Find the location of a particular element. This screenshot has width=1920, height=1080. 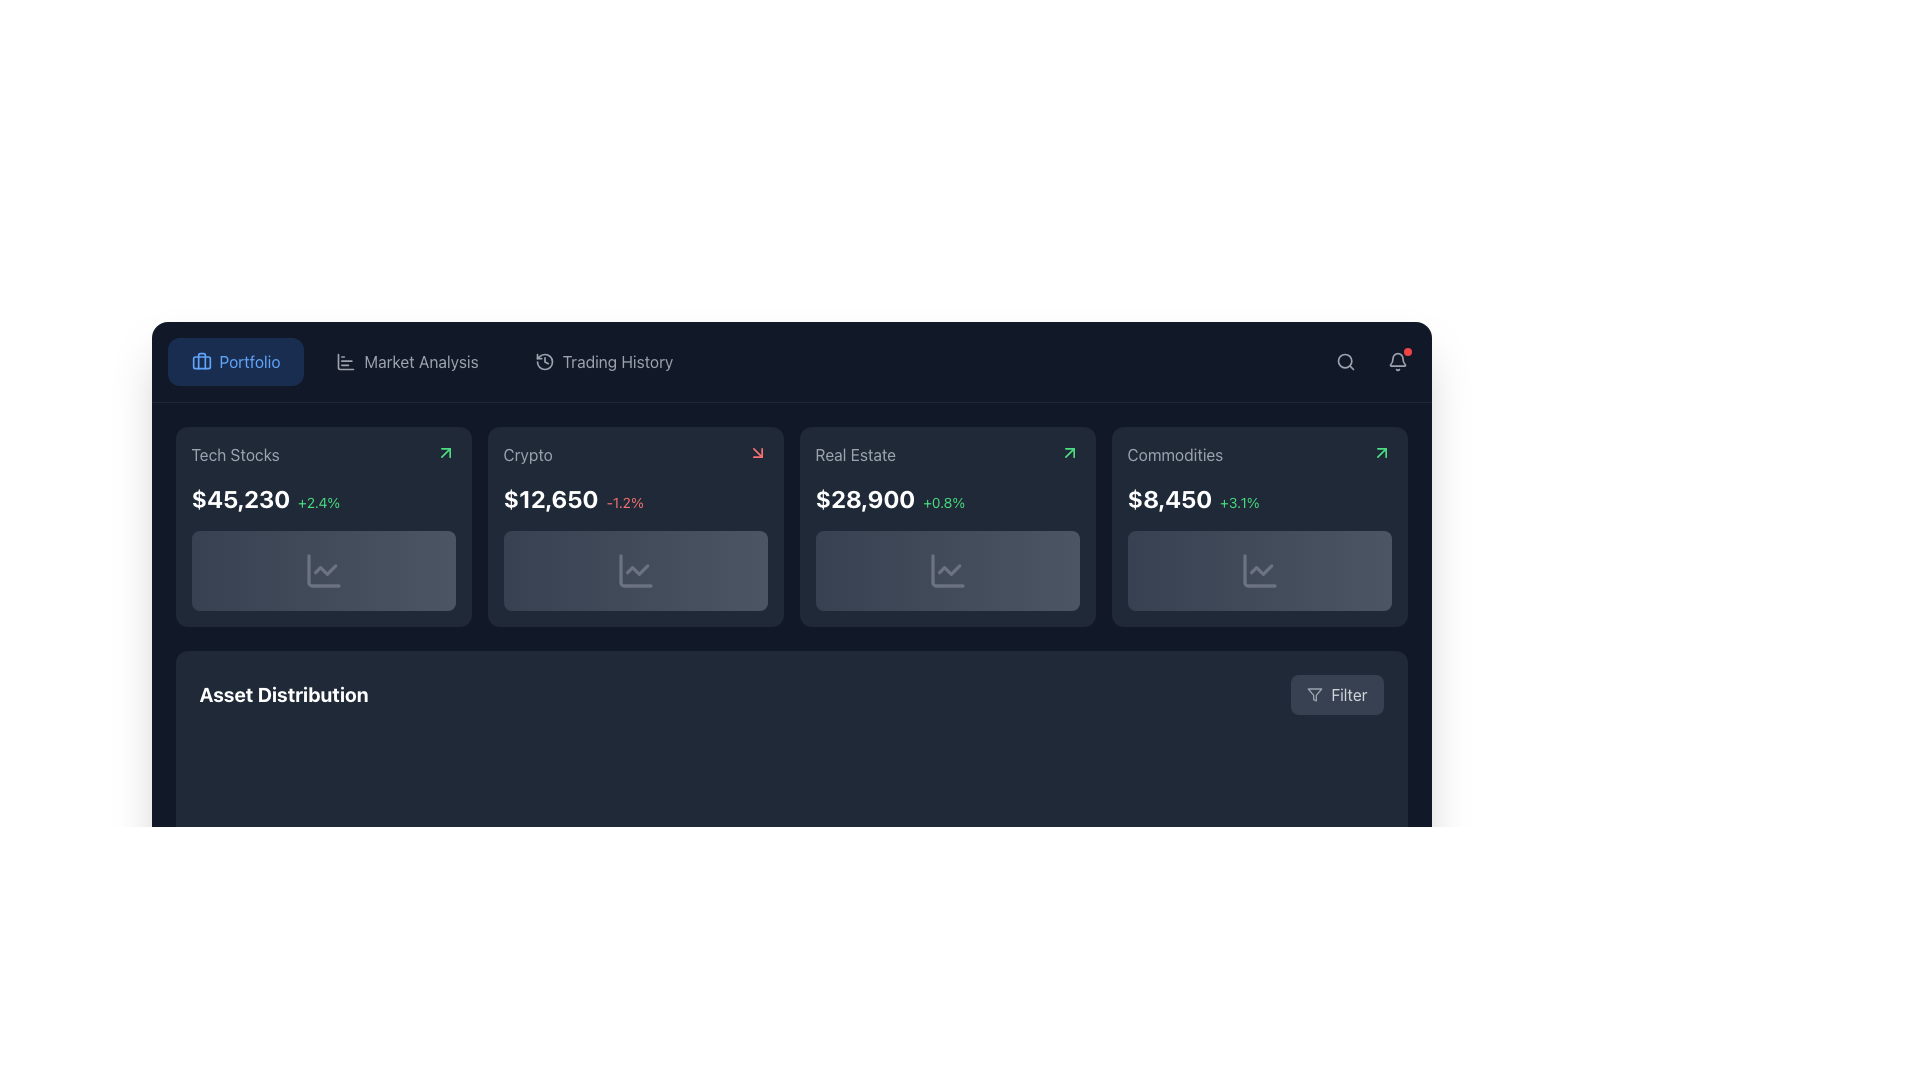

the numeric value styled in bold white font with a green percentage, located in the 'Tech Stocks' card, positioned in the upper half of the interface is located at coordinates (323, 497).